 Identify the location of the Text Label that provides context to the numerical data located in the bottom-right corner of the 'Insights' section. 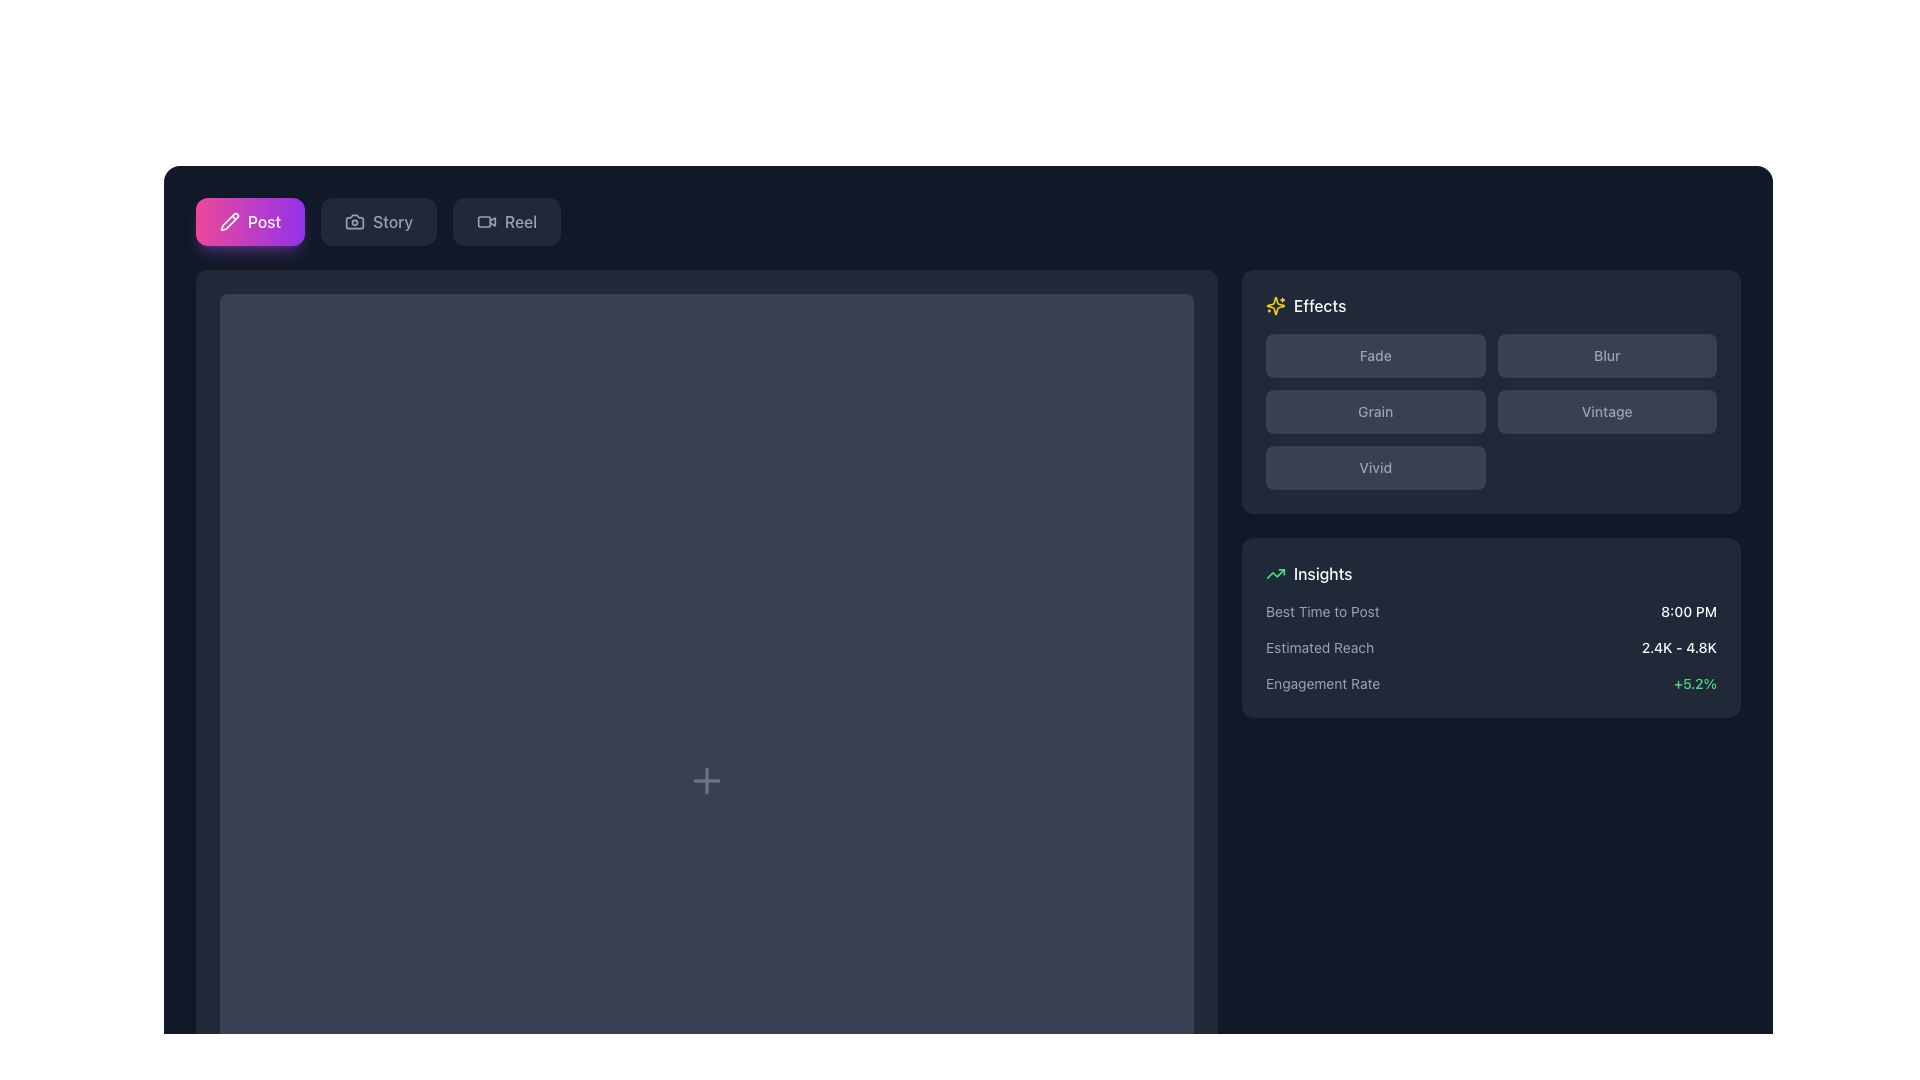
(1323, 682).